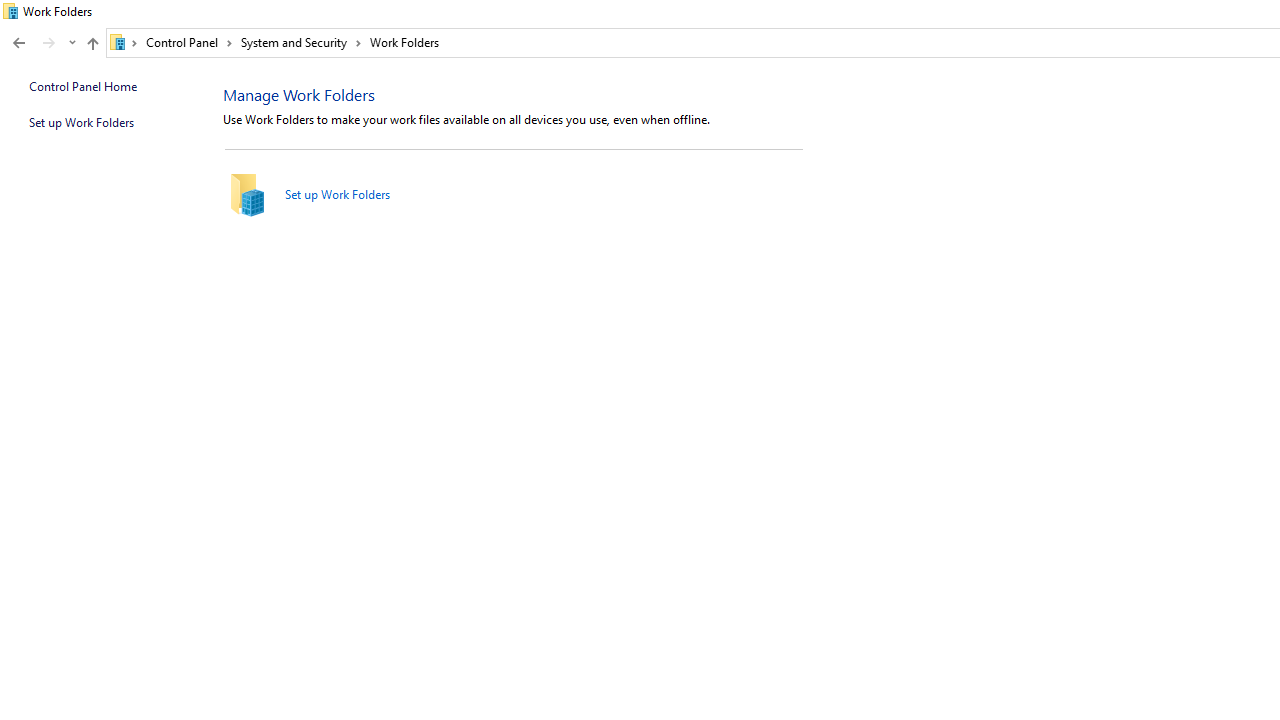 The image size is (1280, 720). What do you see at coordinates (300, 42) in the screenshot?
I see `'System and Security'` at bounding box center [300, 42].